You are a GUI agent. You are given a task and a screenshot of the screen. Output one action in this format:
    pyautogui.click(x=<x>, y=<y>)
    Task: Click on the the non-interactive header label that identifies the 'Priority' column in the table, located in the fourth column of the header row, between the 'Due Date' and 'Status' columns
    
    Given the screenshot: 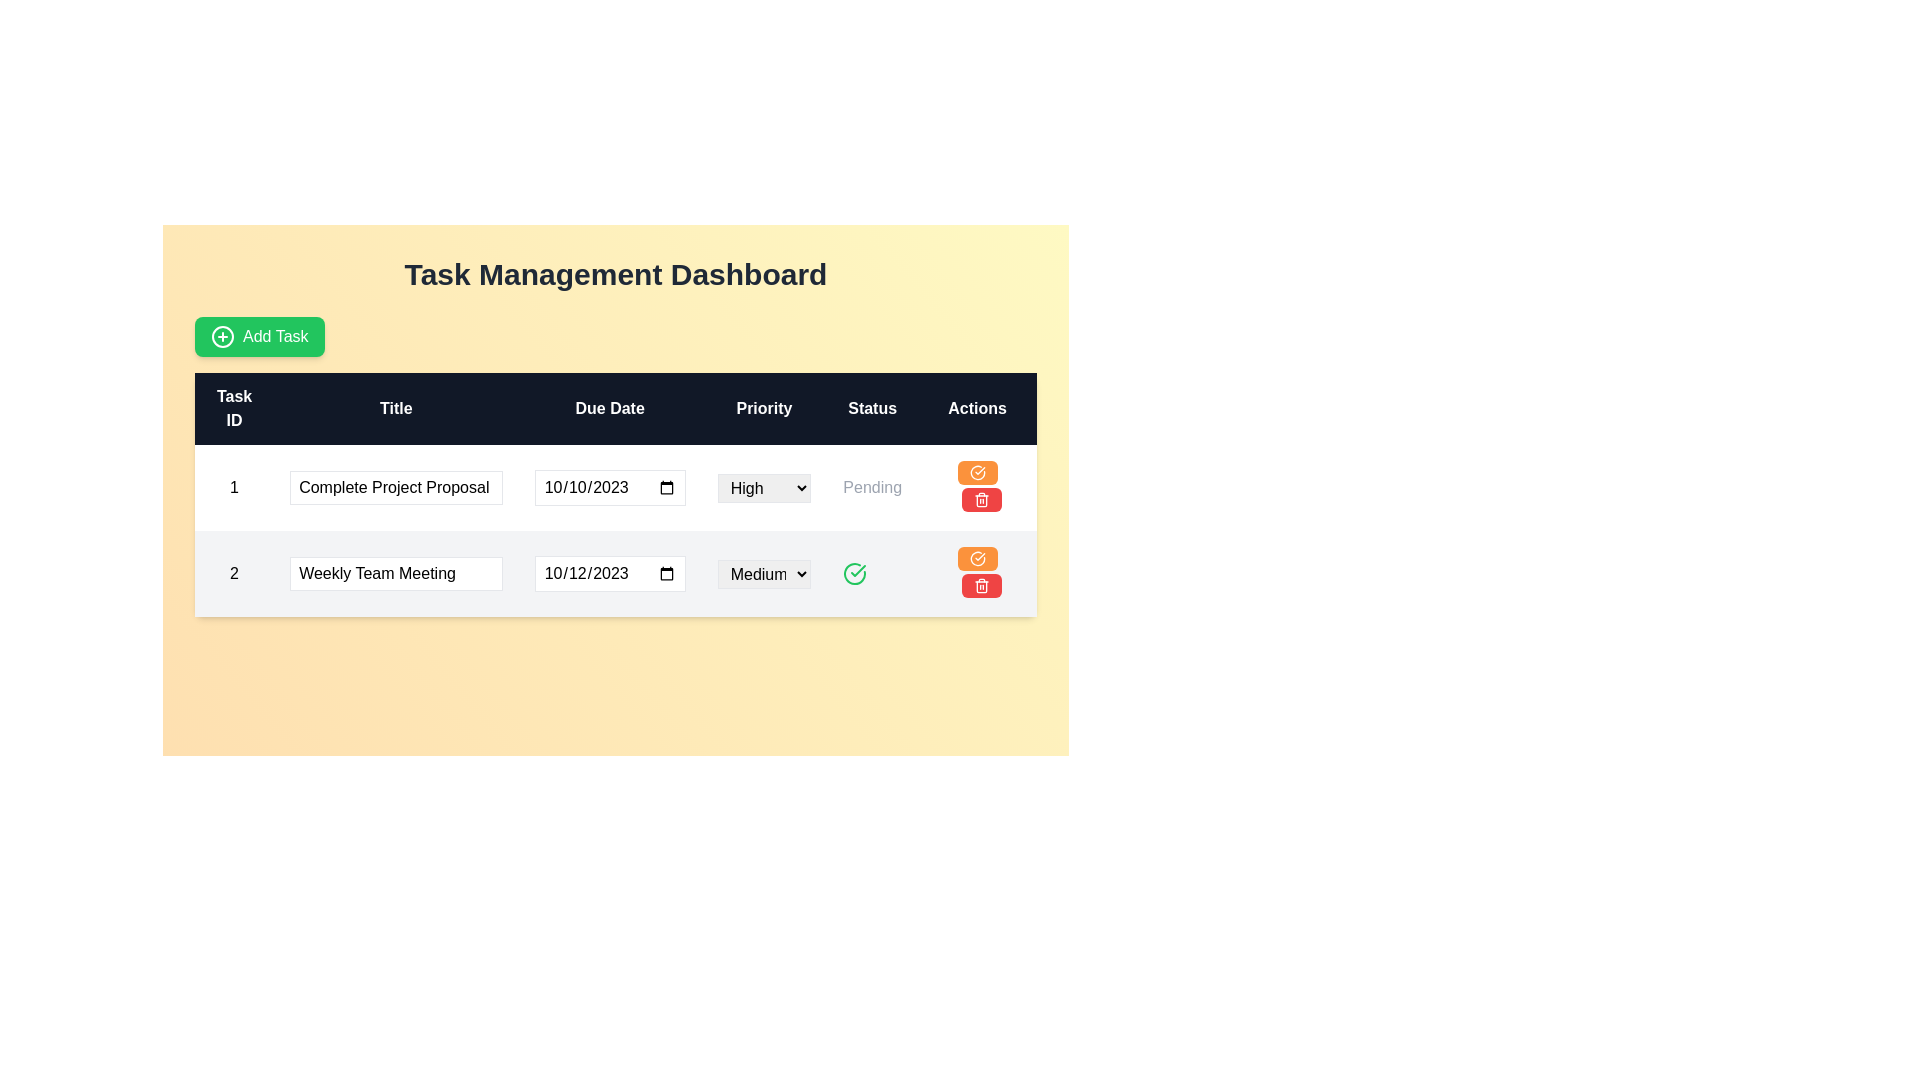 What is the action you would take?
    pyautogui.click(x=763, y=407)
    